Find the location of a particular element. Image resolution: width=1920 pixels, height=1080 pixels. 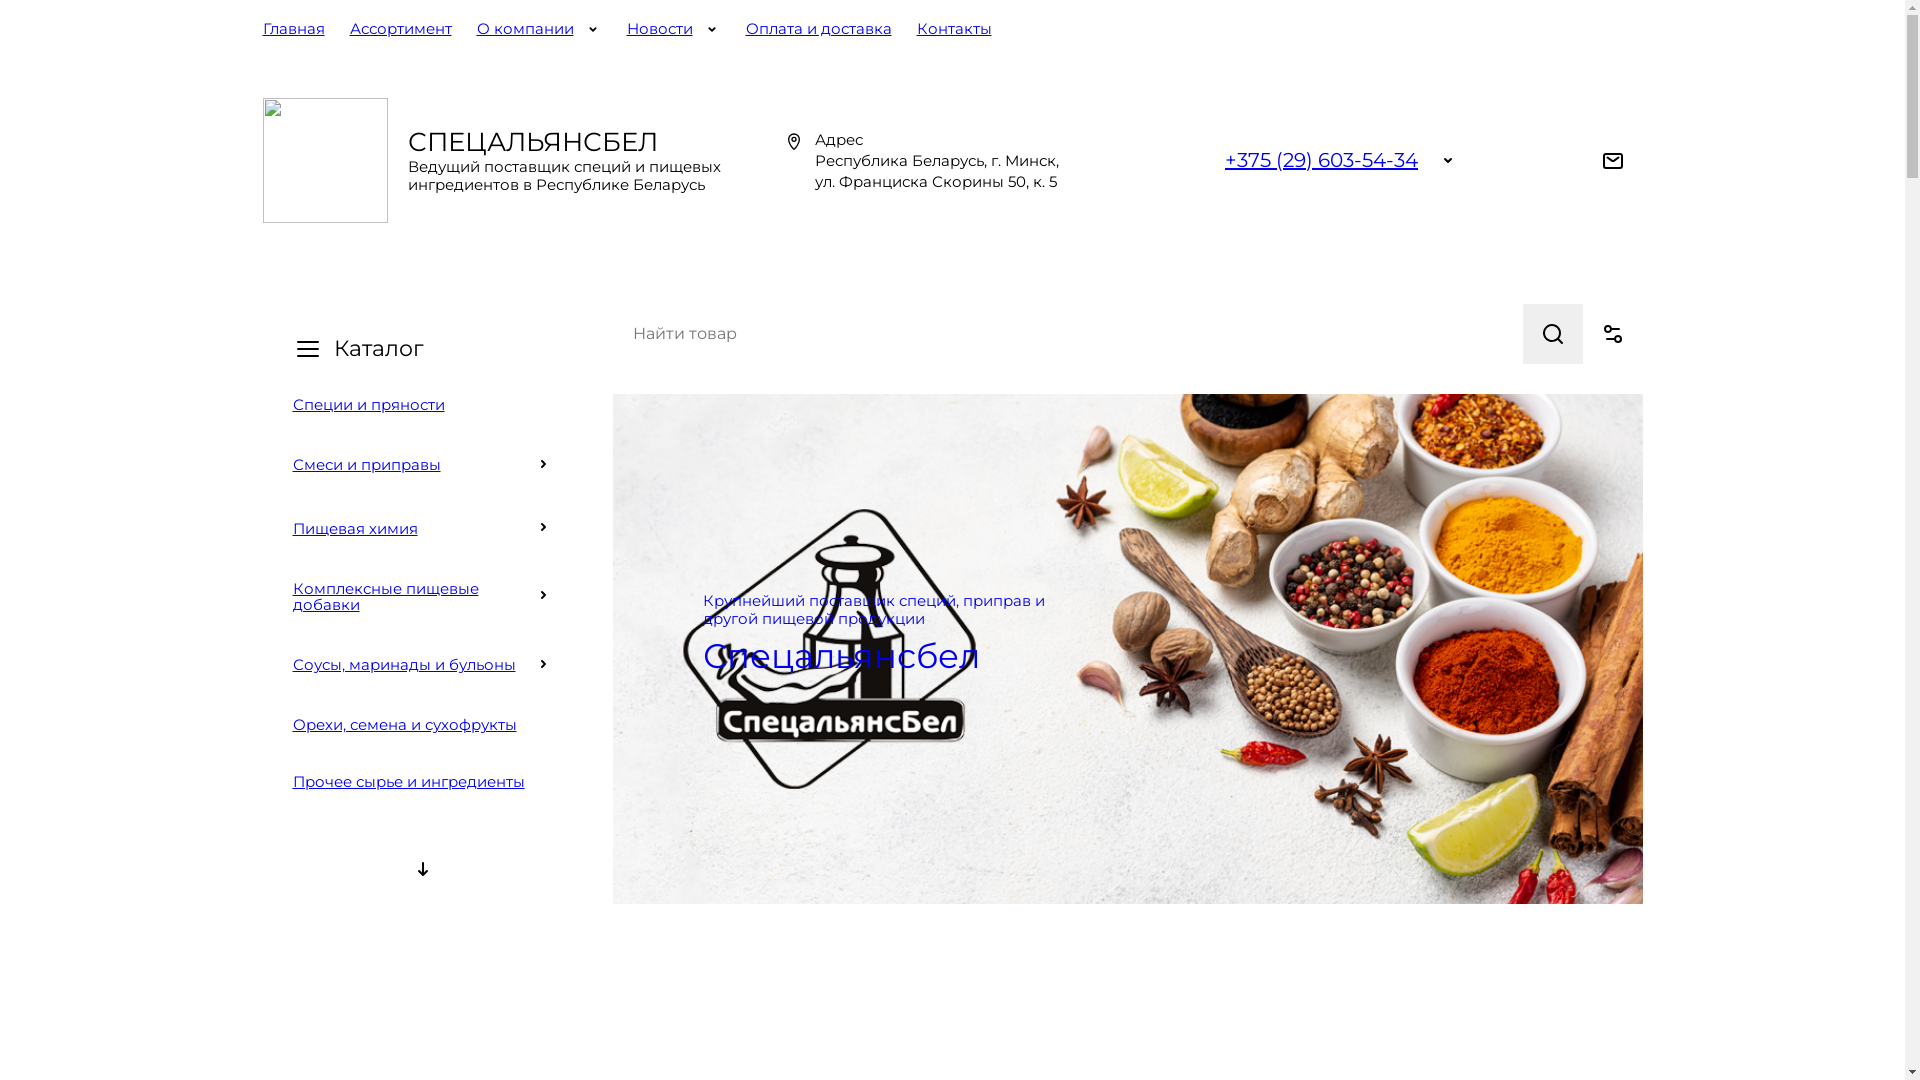

'Viber' is located at coordinates (1195, 158).